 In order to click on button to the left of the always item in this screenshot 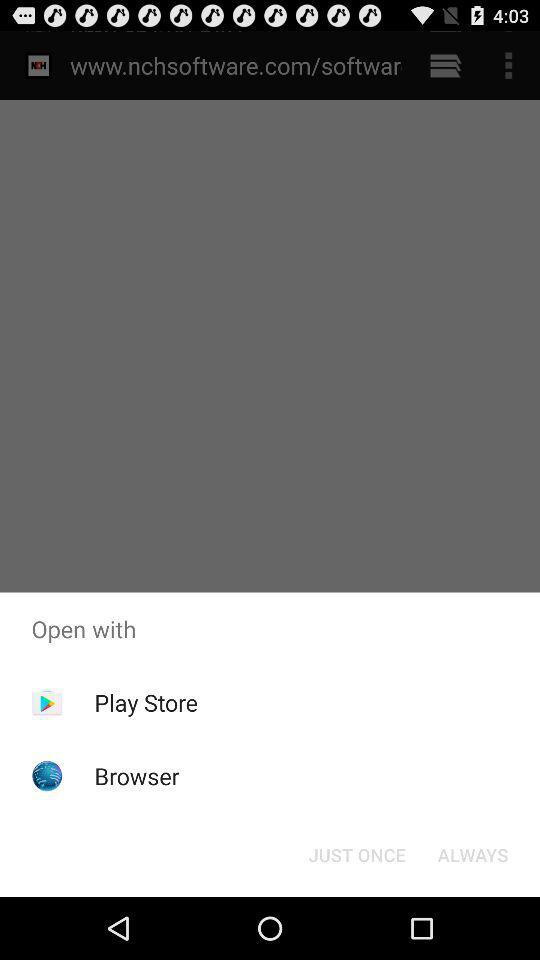, I will do `click(356, 853)`.